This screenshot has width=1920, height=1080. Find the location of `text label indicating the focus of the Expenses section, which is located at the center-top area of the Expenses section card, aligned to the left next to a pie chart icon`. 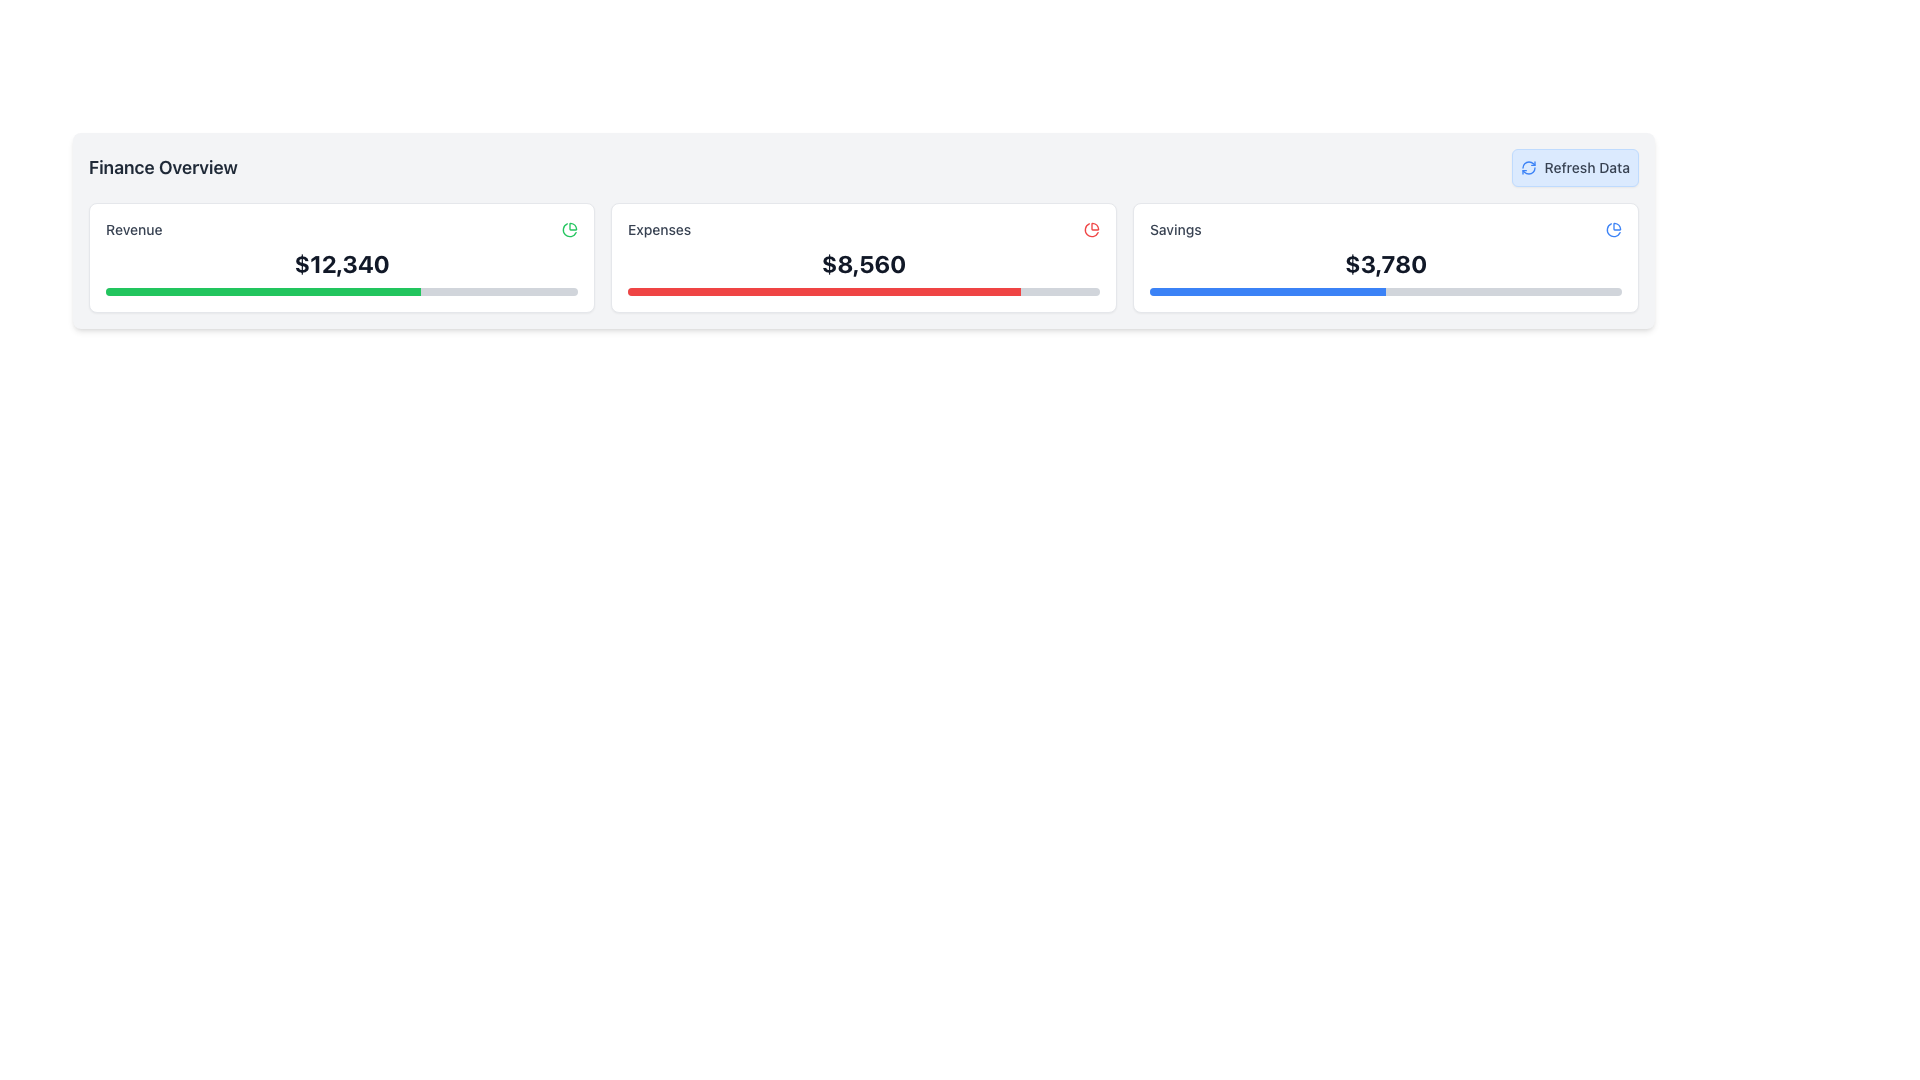

text label indicating the focus of the Expenses section, which is located at the center-top area of the Expenses section card, aligned to the left next to a pie chart icon is located at coordinates (659, 229).